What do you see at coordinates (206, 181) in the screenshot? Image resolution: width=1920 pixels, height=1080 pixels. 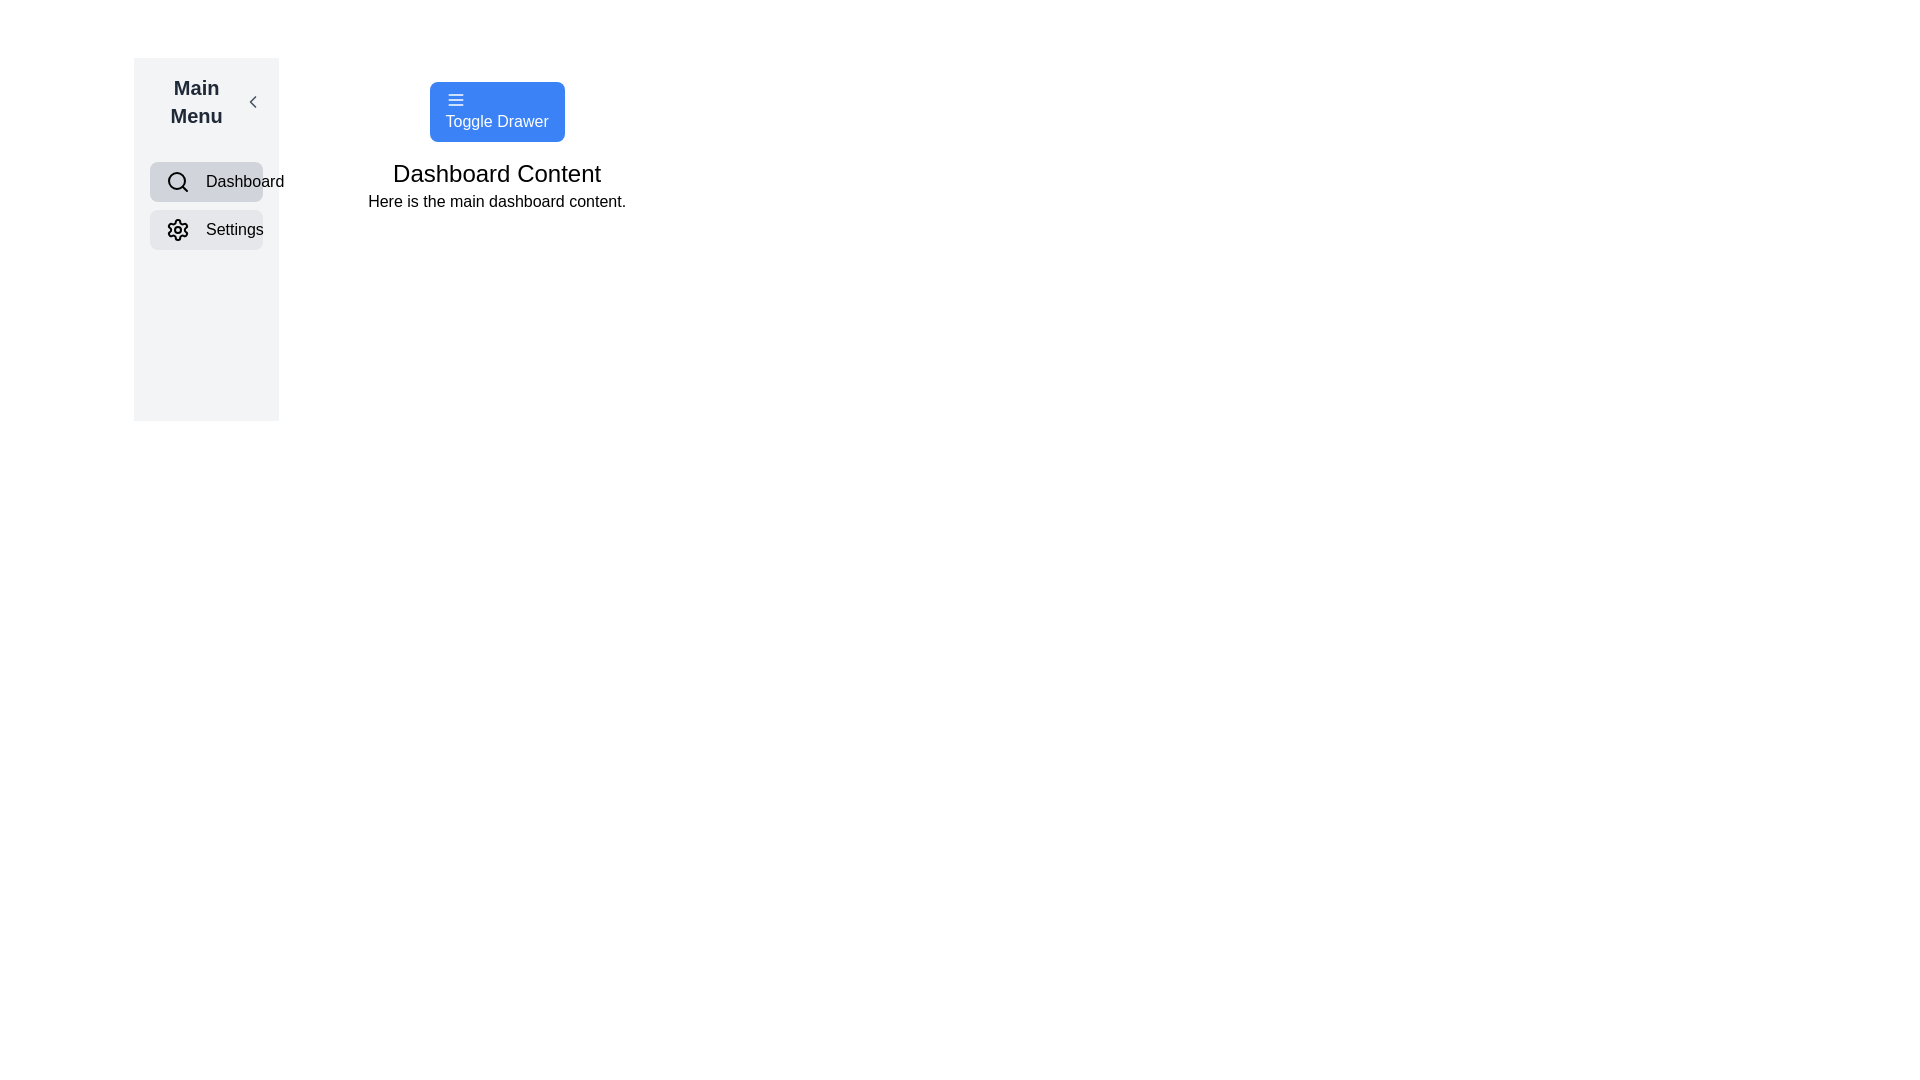 I see `the 'Dashboard' button, which is a rectangular button with rounded corners containing a magnifying glass icon and bold text, located under 'Main Menu' in the navigation area` at bounding box center [206, 181].